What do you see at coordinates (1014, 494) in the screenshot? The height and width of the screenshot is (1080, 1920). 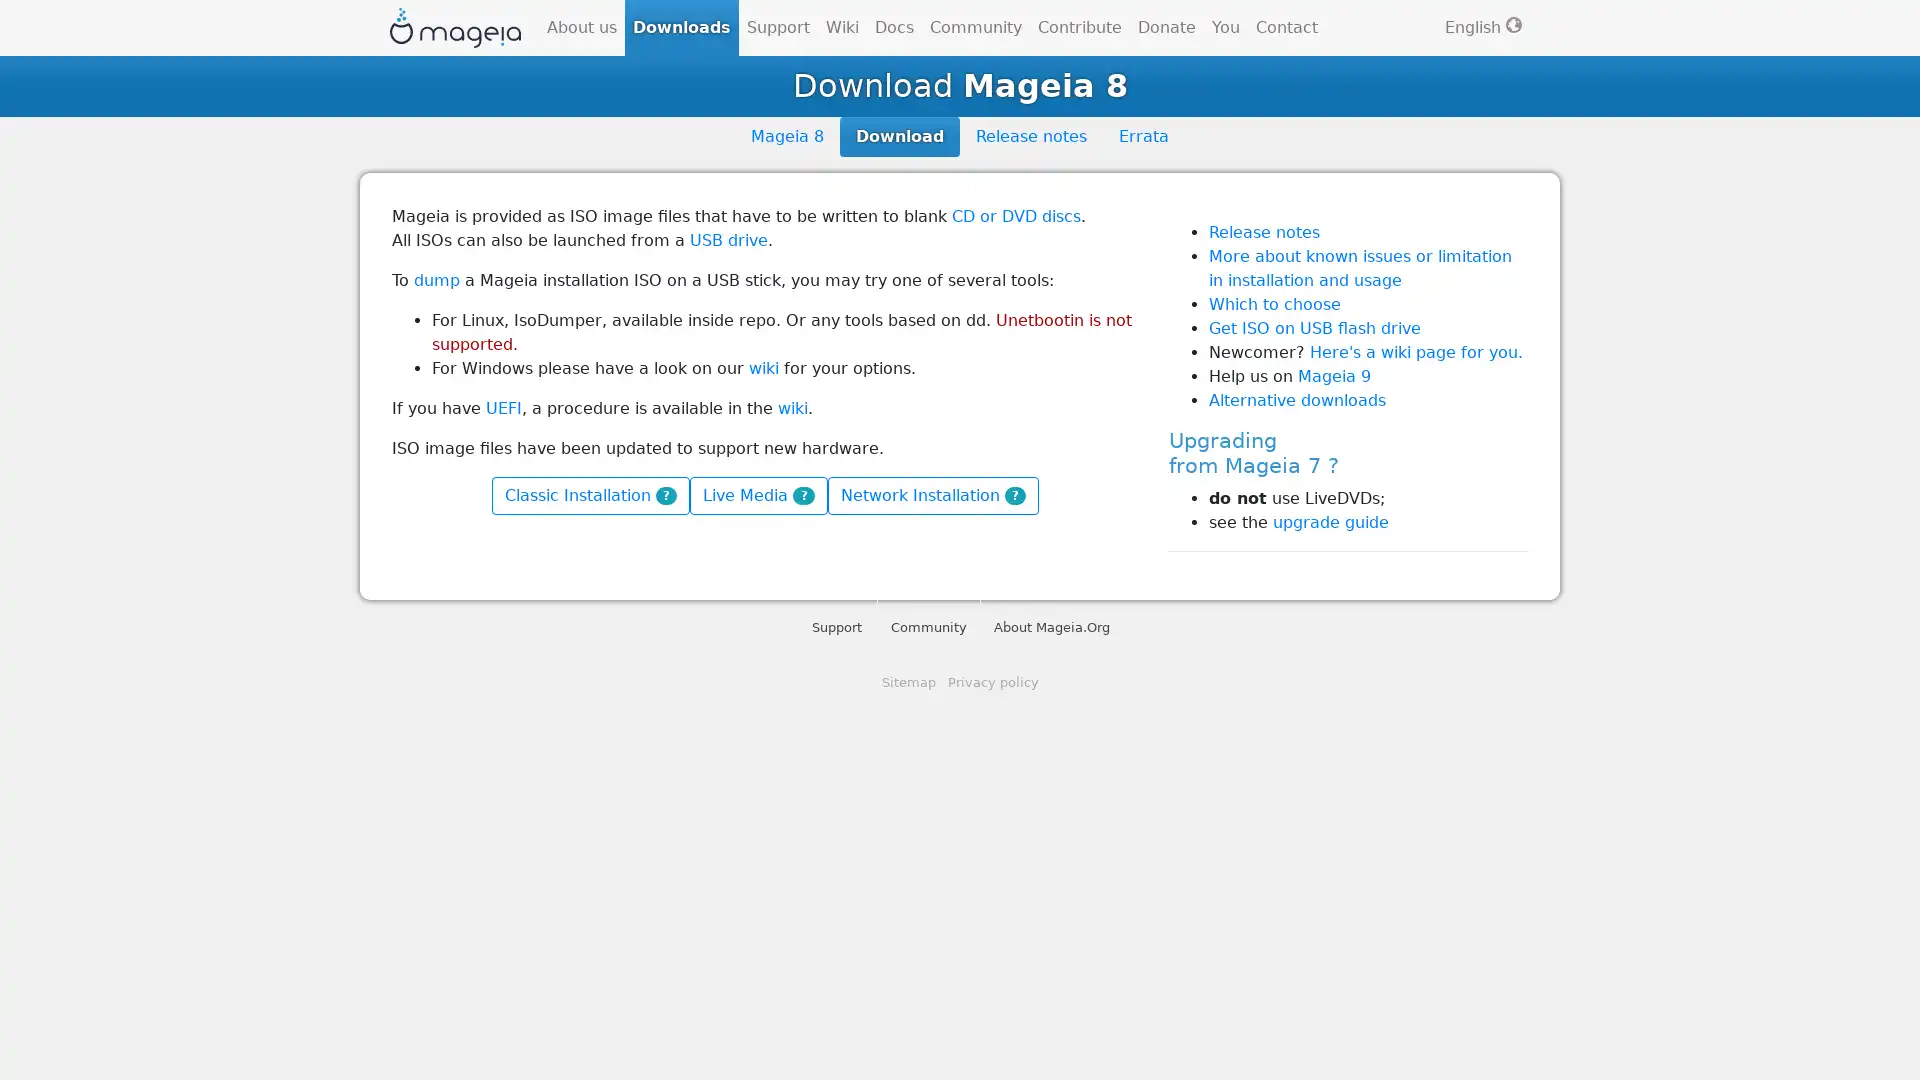 I see `?` at bounding box center [1014, 494].